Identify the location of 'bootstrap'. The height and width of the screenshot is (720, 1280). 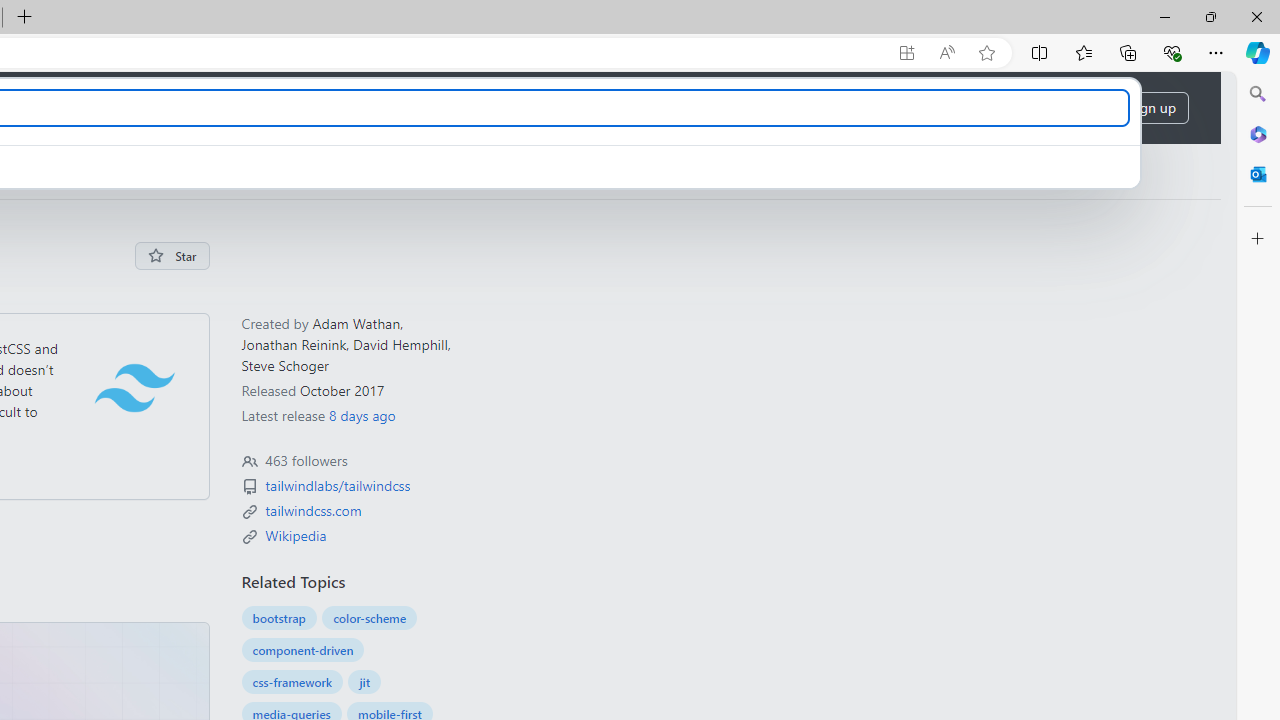
(278, 617).